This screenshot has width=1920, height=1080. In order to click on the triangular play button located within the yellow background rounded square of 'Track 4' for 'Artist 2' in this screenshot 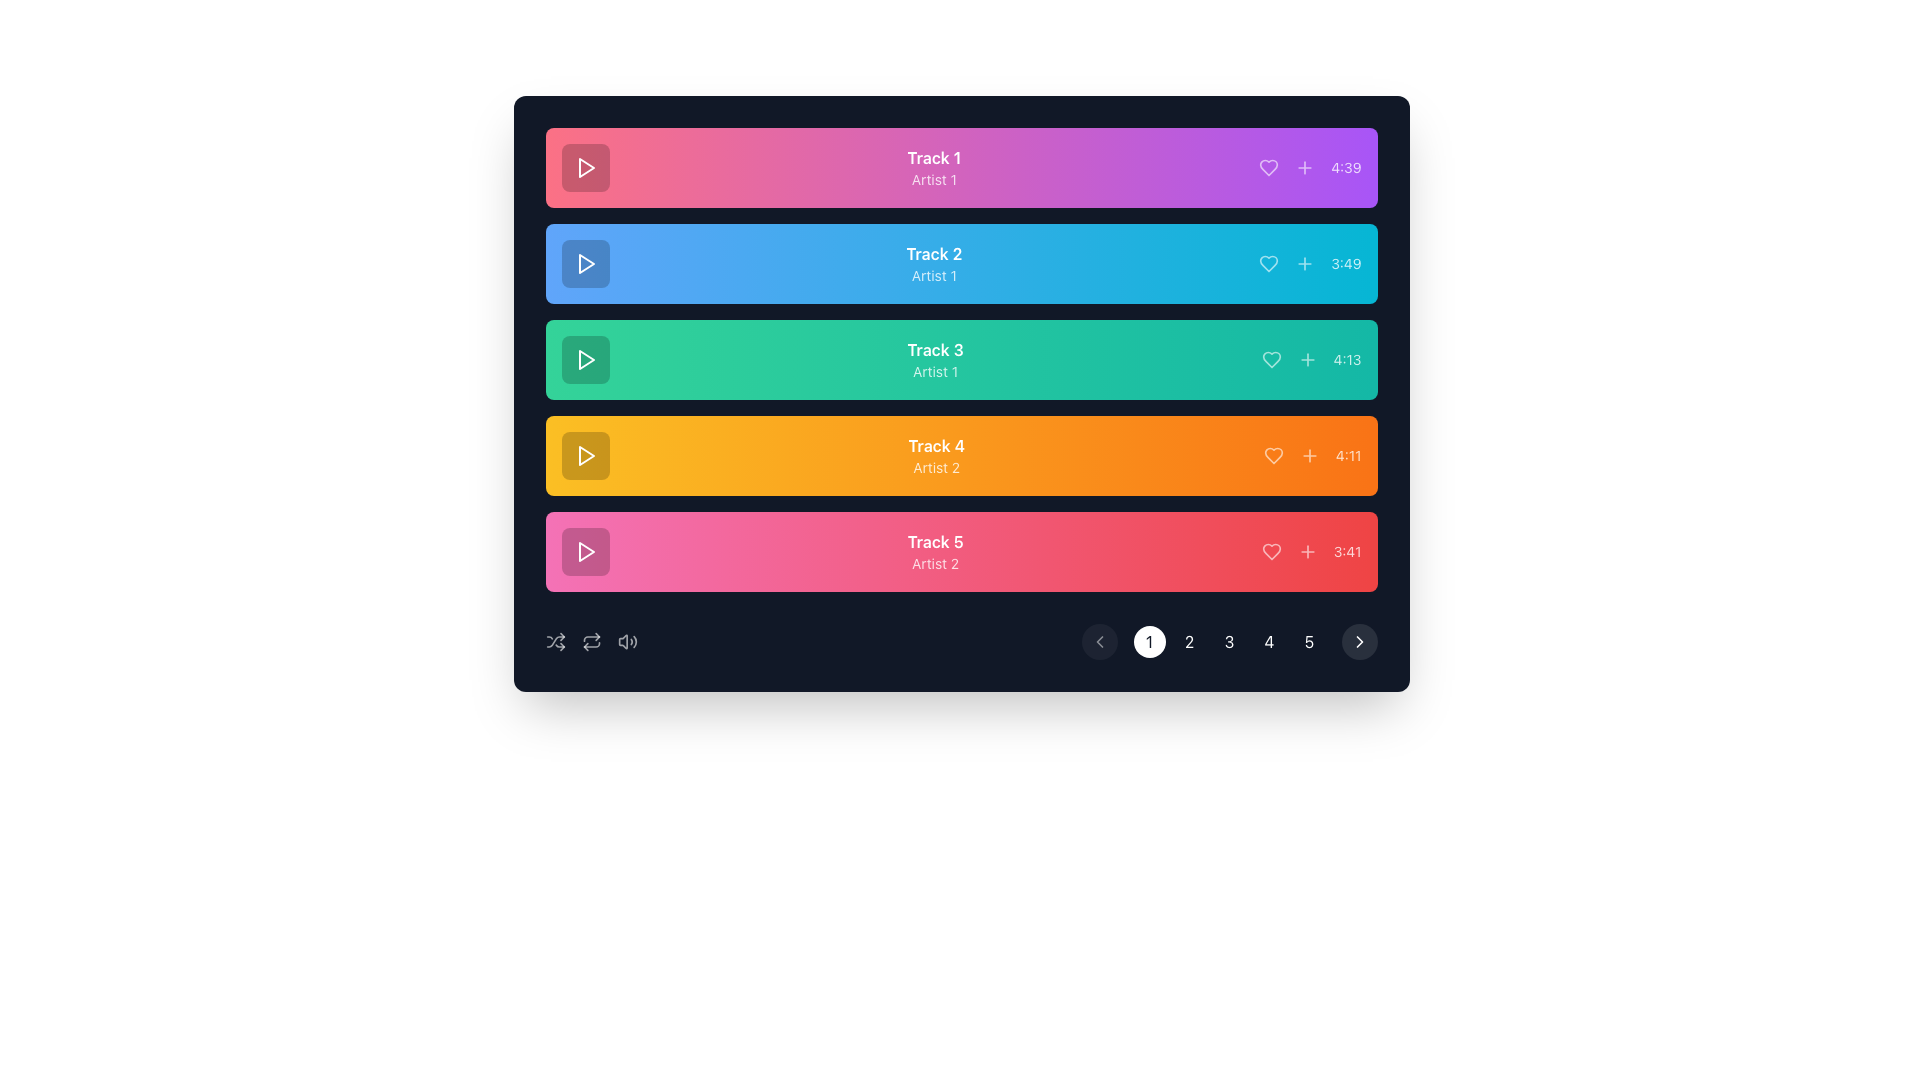, I will do `click(584, 455)`.